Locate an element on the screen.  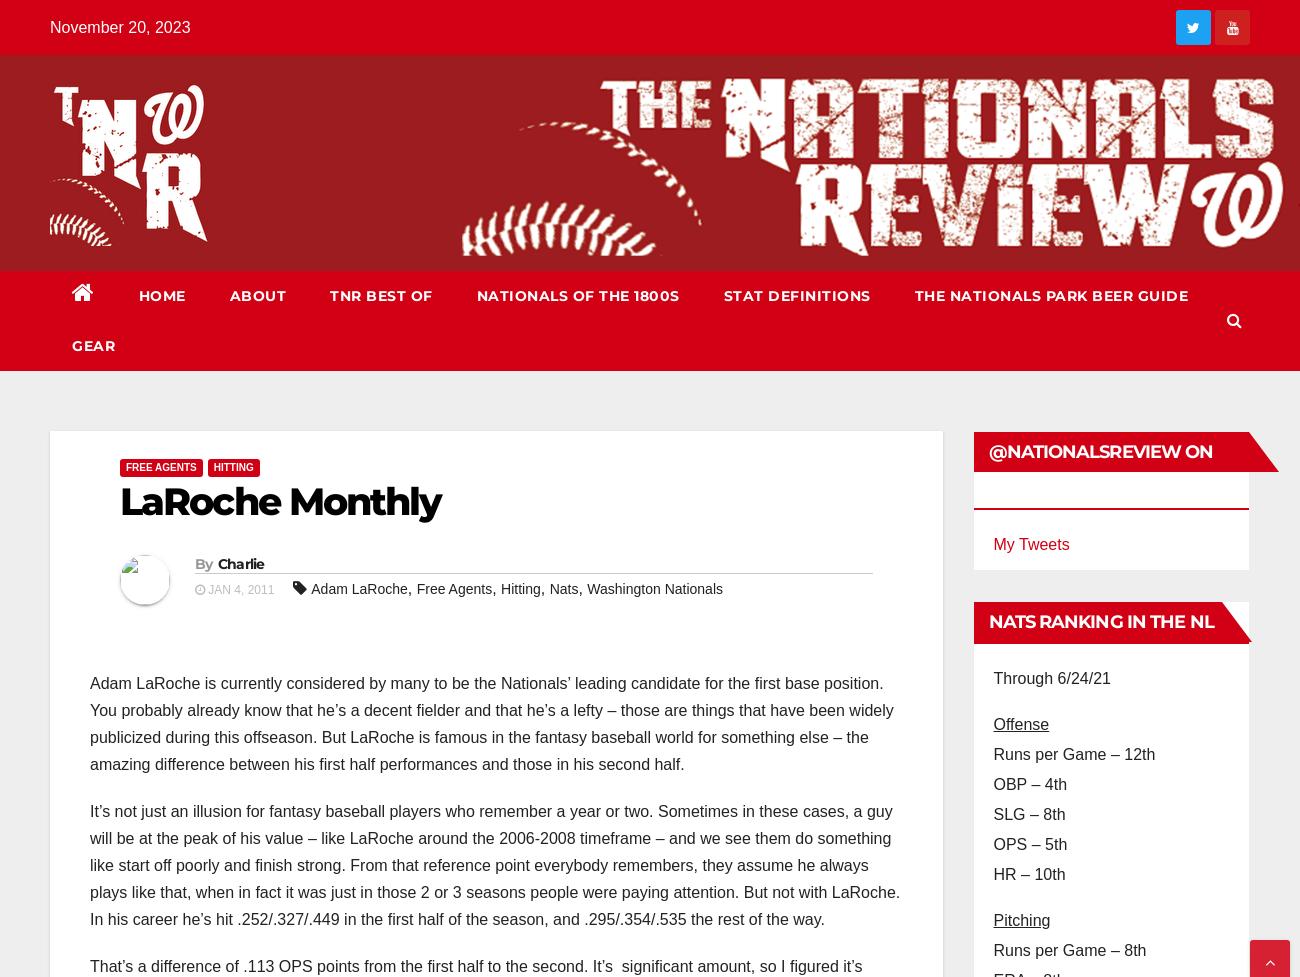
'@NationalsReview on Twitter' is located at coordinates (1099, 471).